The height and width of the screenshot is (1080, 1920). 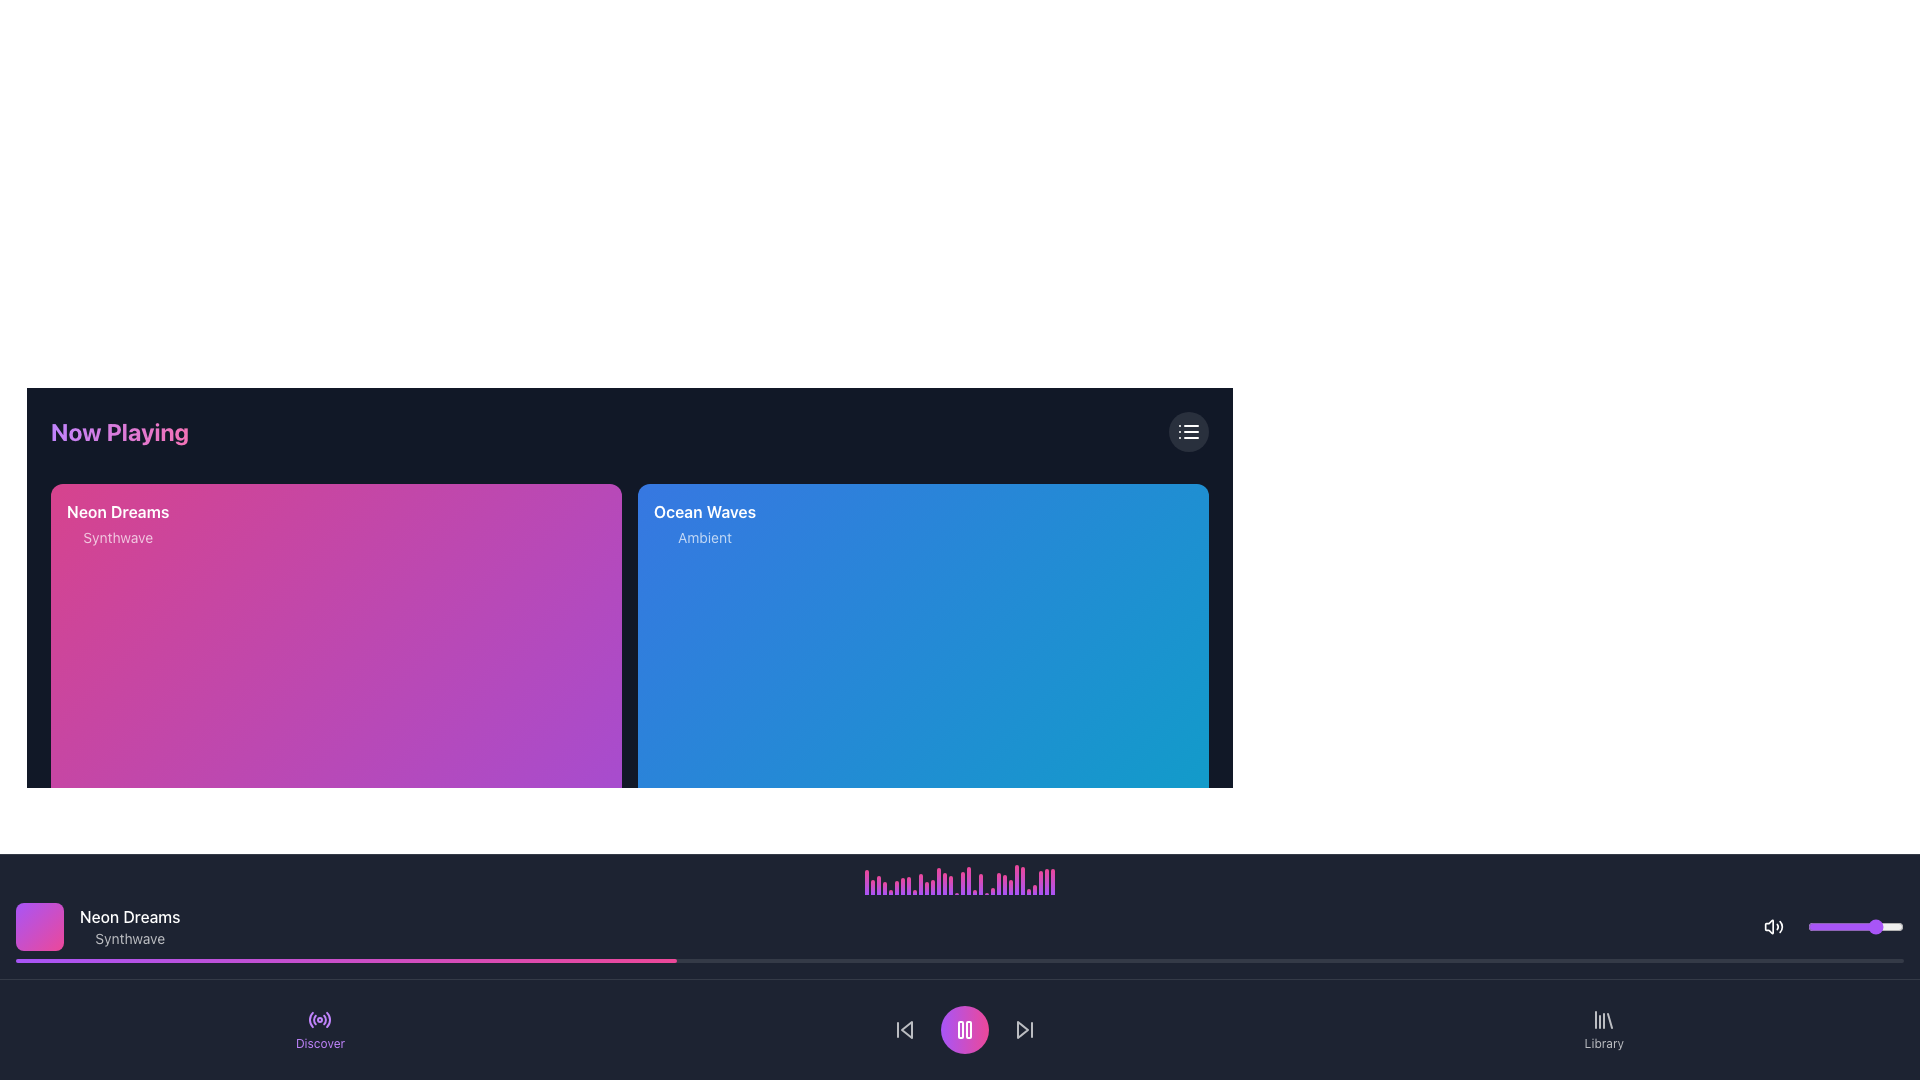 What do you see at coordinates (705, 511) in the screenshot?
I see `the 'Ocean Waves' text label, which is bold and located at the top of a blue card in the 'Now Playing' section` at bounding box center [705, 511].